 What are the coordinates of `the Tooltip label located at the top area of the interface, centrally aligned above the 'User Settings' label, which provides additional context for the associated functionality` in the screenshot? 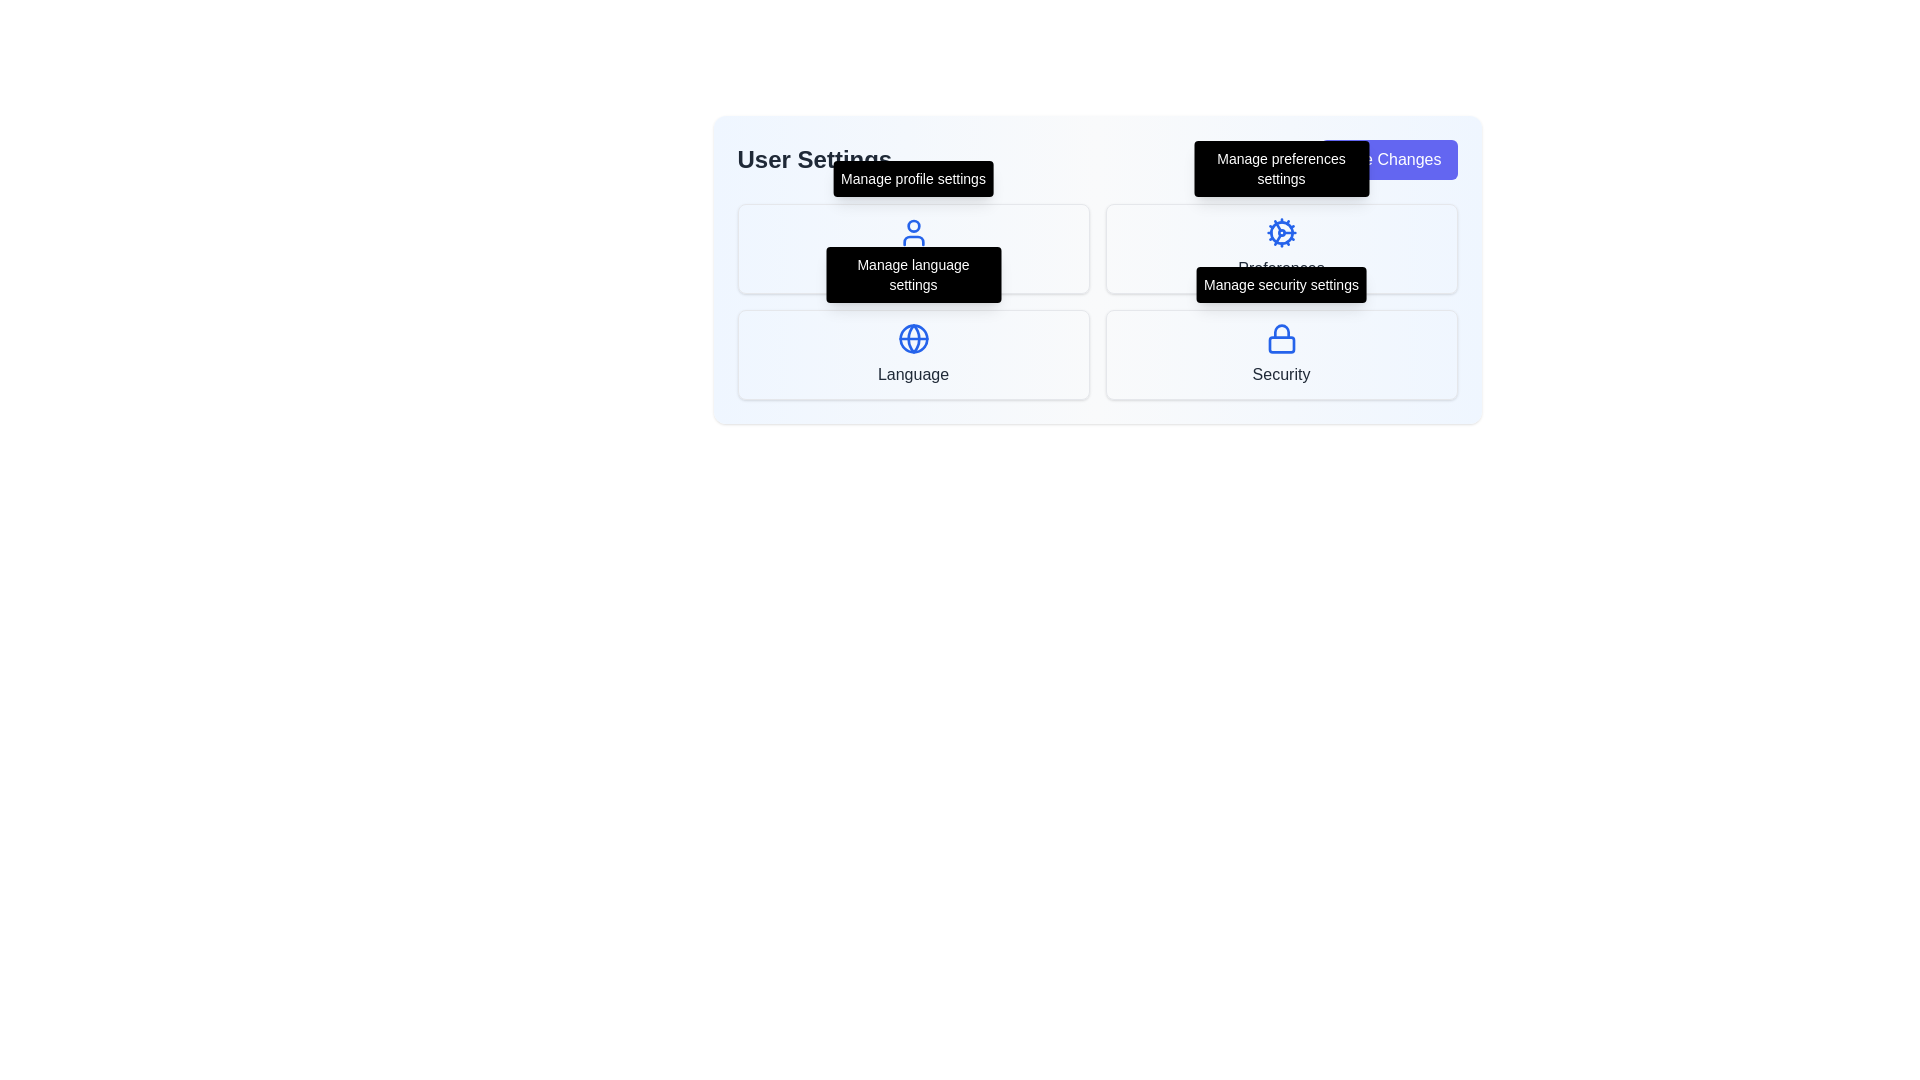 It's located at (912, 177).